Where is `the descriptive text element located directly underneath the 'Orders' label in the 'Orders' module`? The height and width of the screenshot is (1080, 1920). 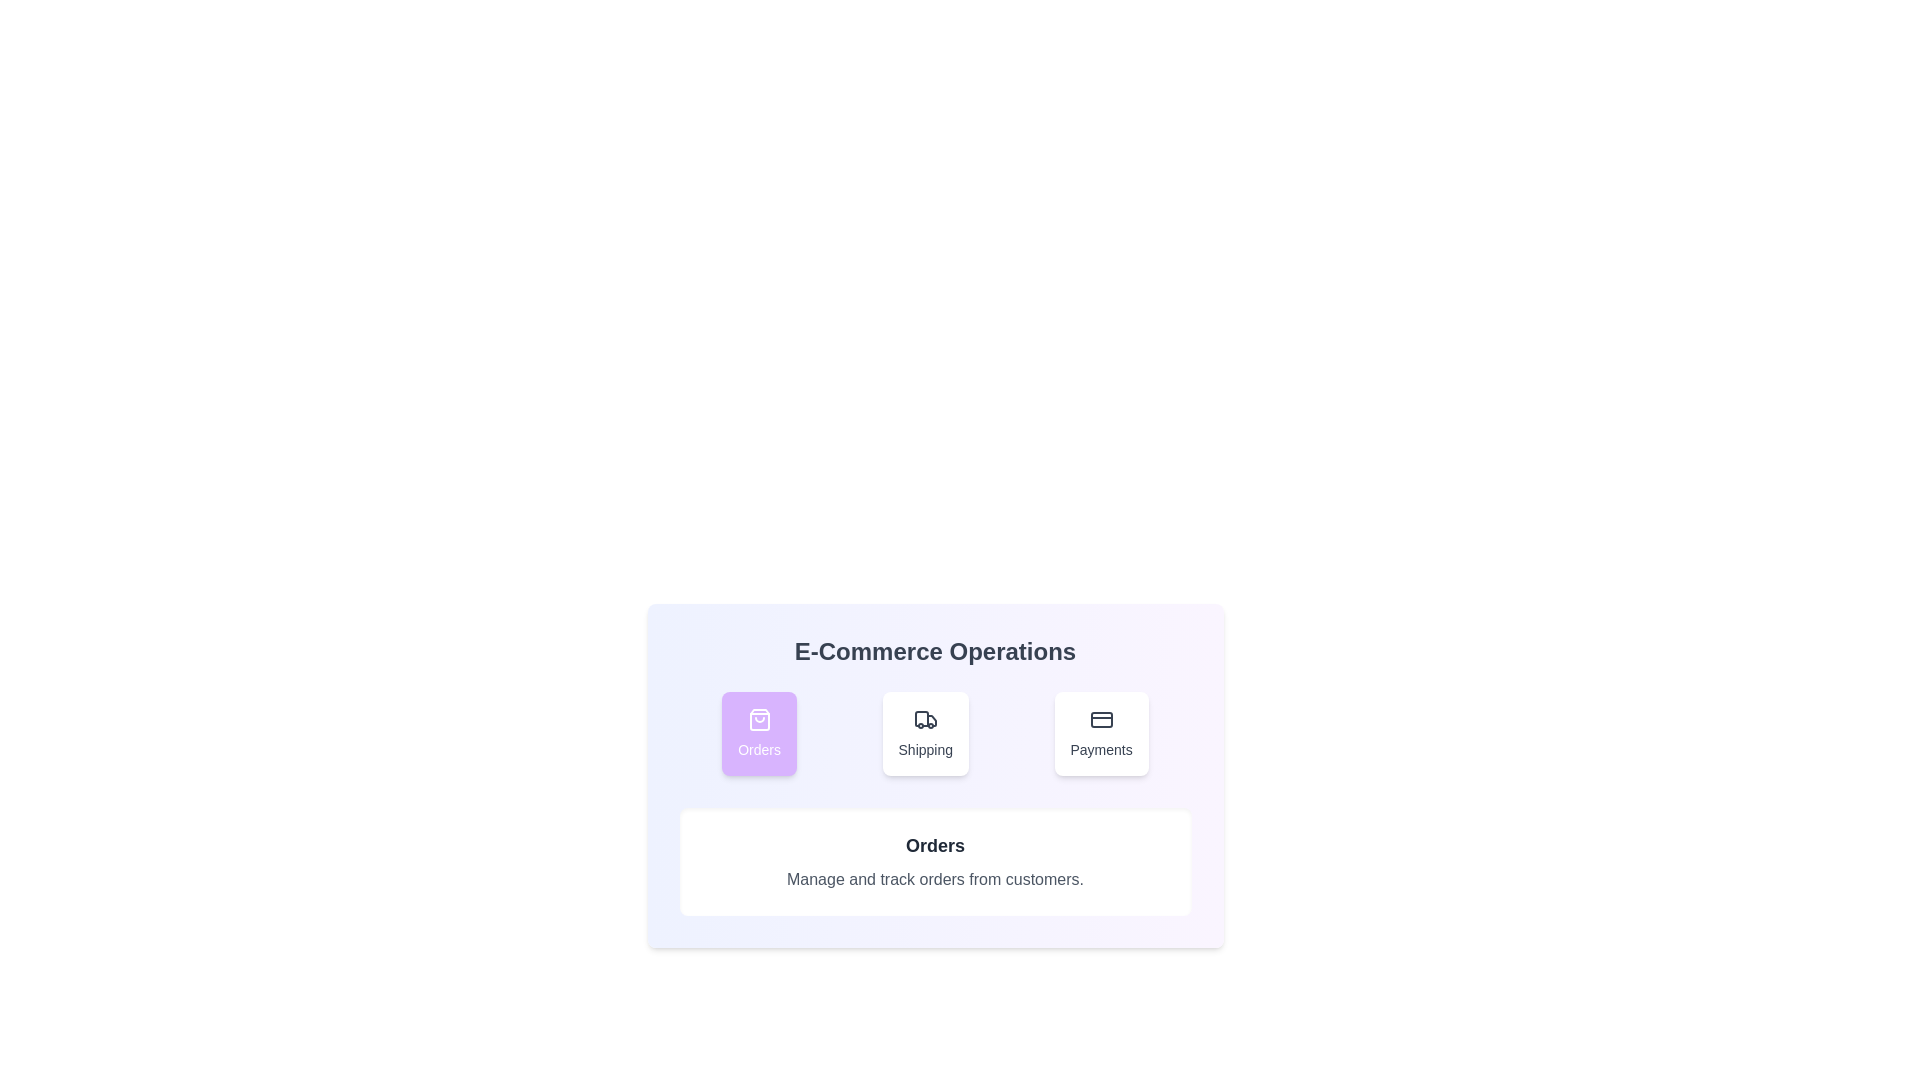
the descriptive text element located directly underneath the 'Orders' label in the 'Orders' module is located at coordinates (934, 878).